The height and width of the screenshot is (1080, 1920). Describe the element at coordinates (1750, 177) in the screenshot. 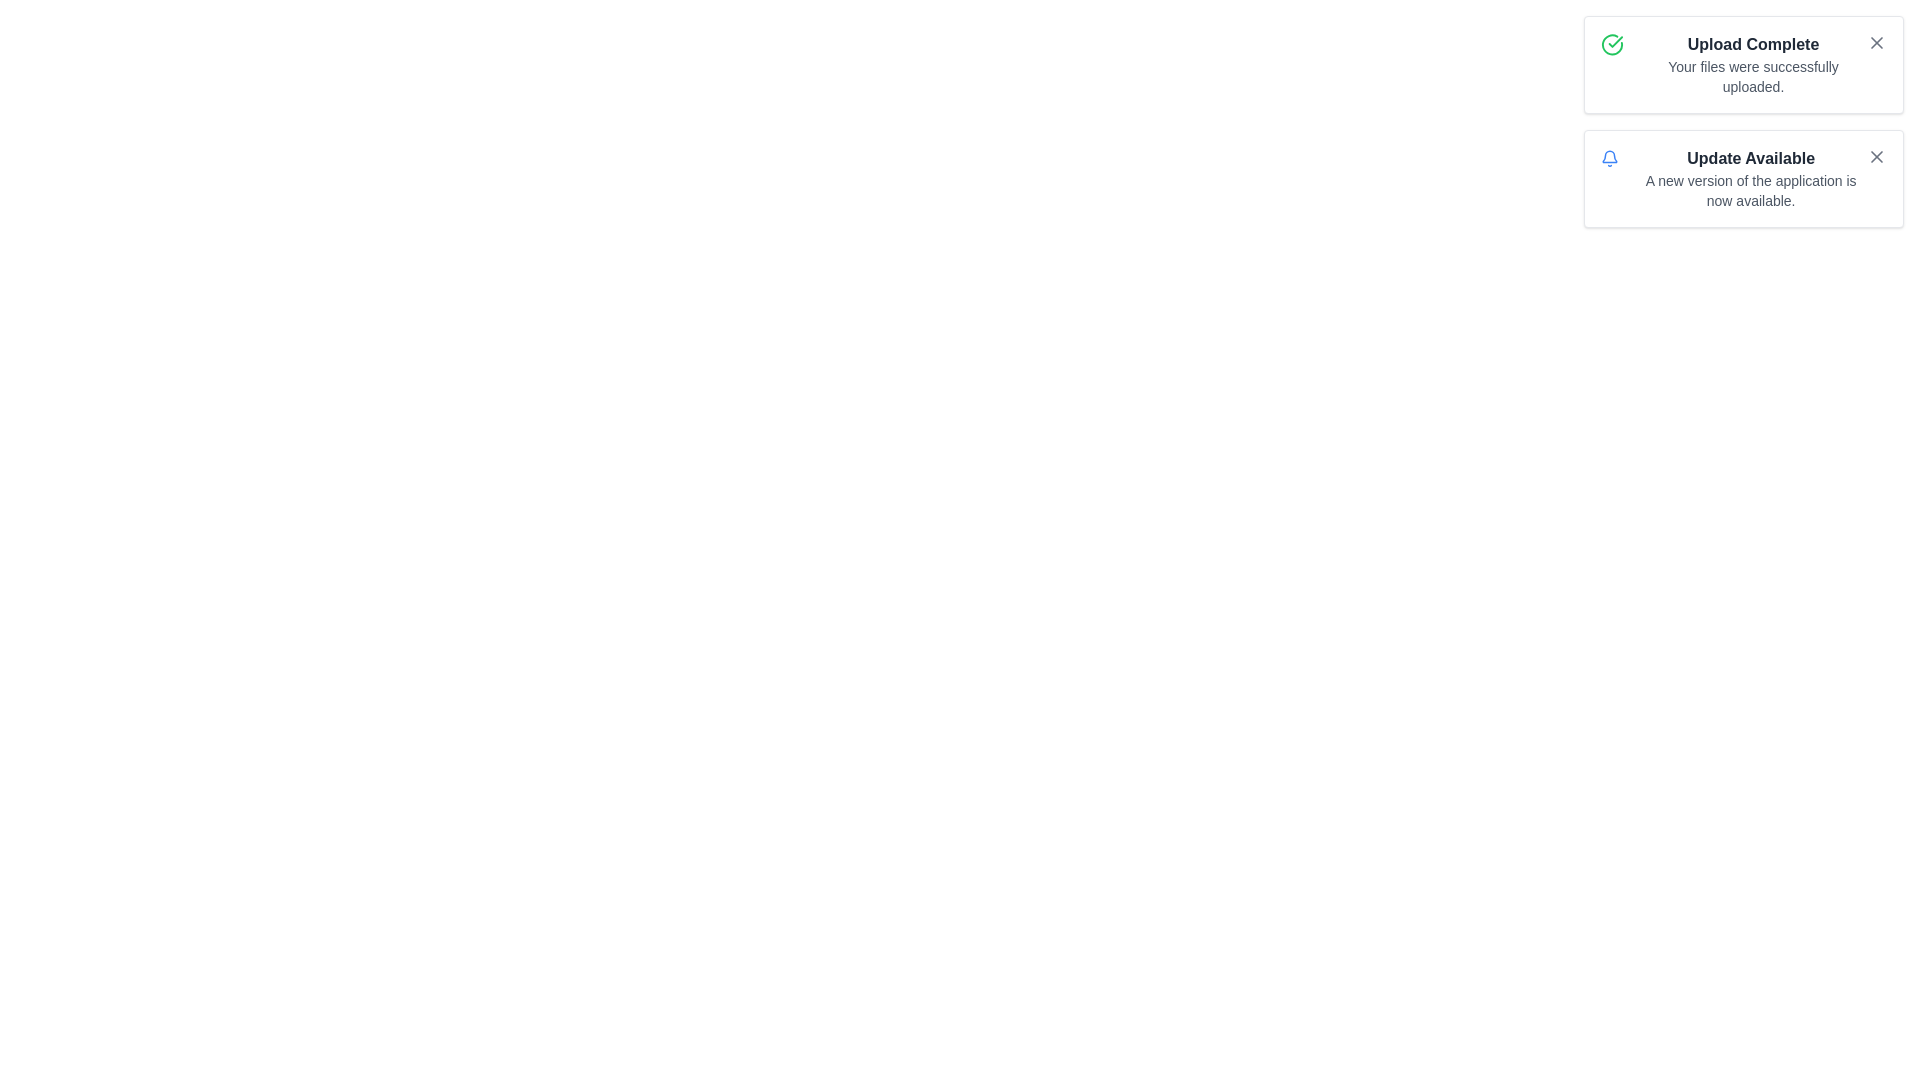

I see `the 'Update Available' notification text display located in the top-right corner of the interface, which contains bold text indicating an update and additional details below it` at that location.